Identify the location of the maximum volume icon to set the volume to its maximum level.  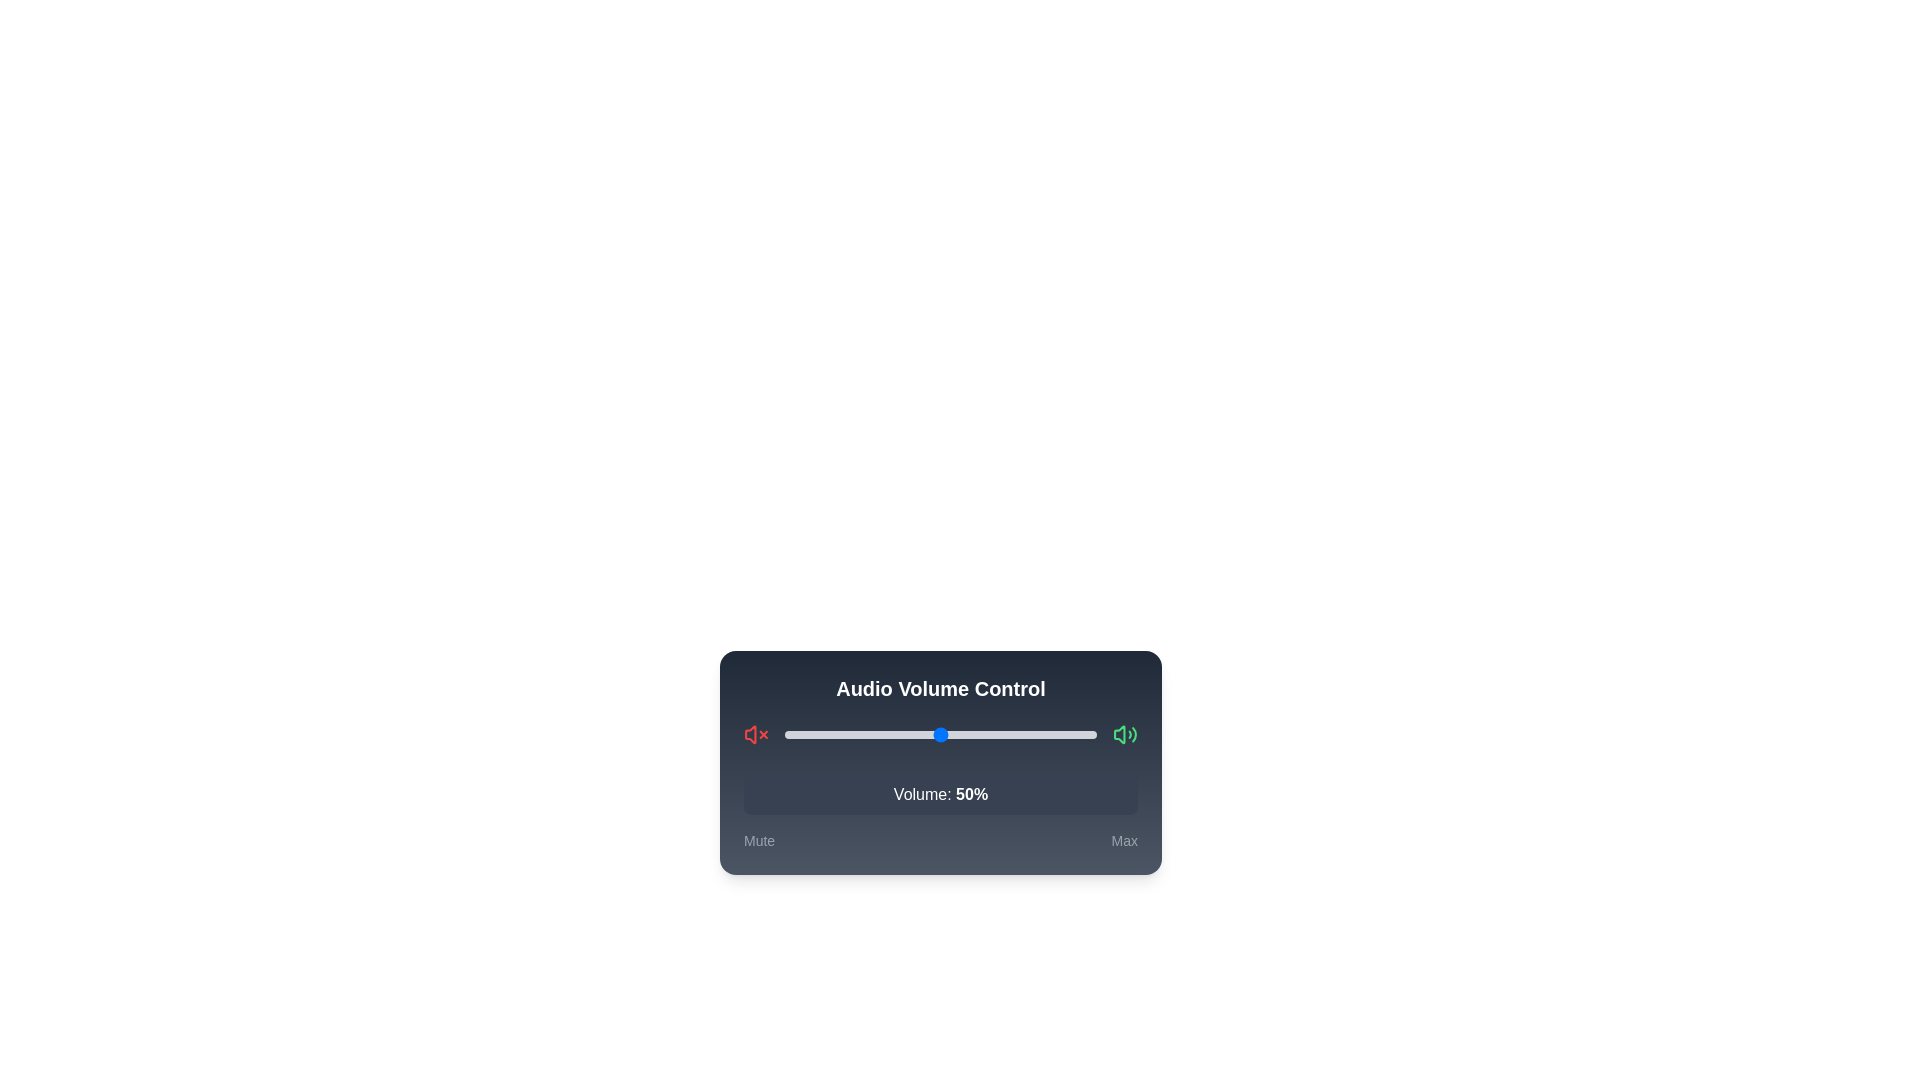
(1124, 735).